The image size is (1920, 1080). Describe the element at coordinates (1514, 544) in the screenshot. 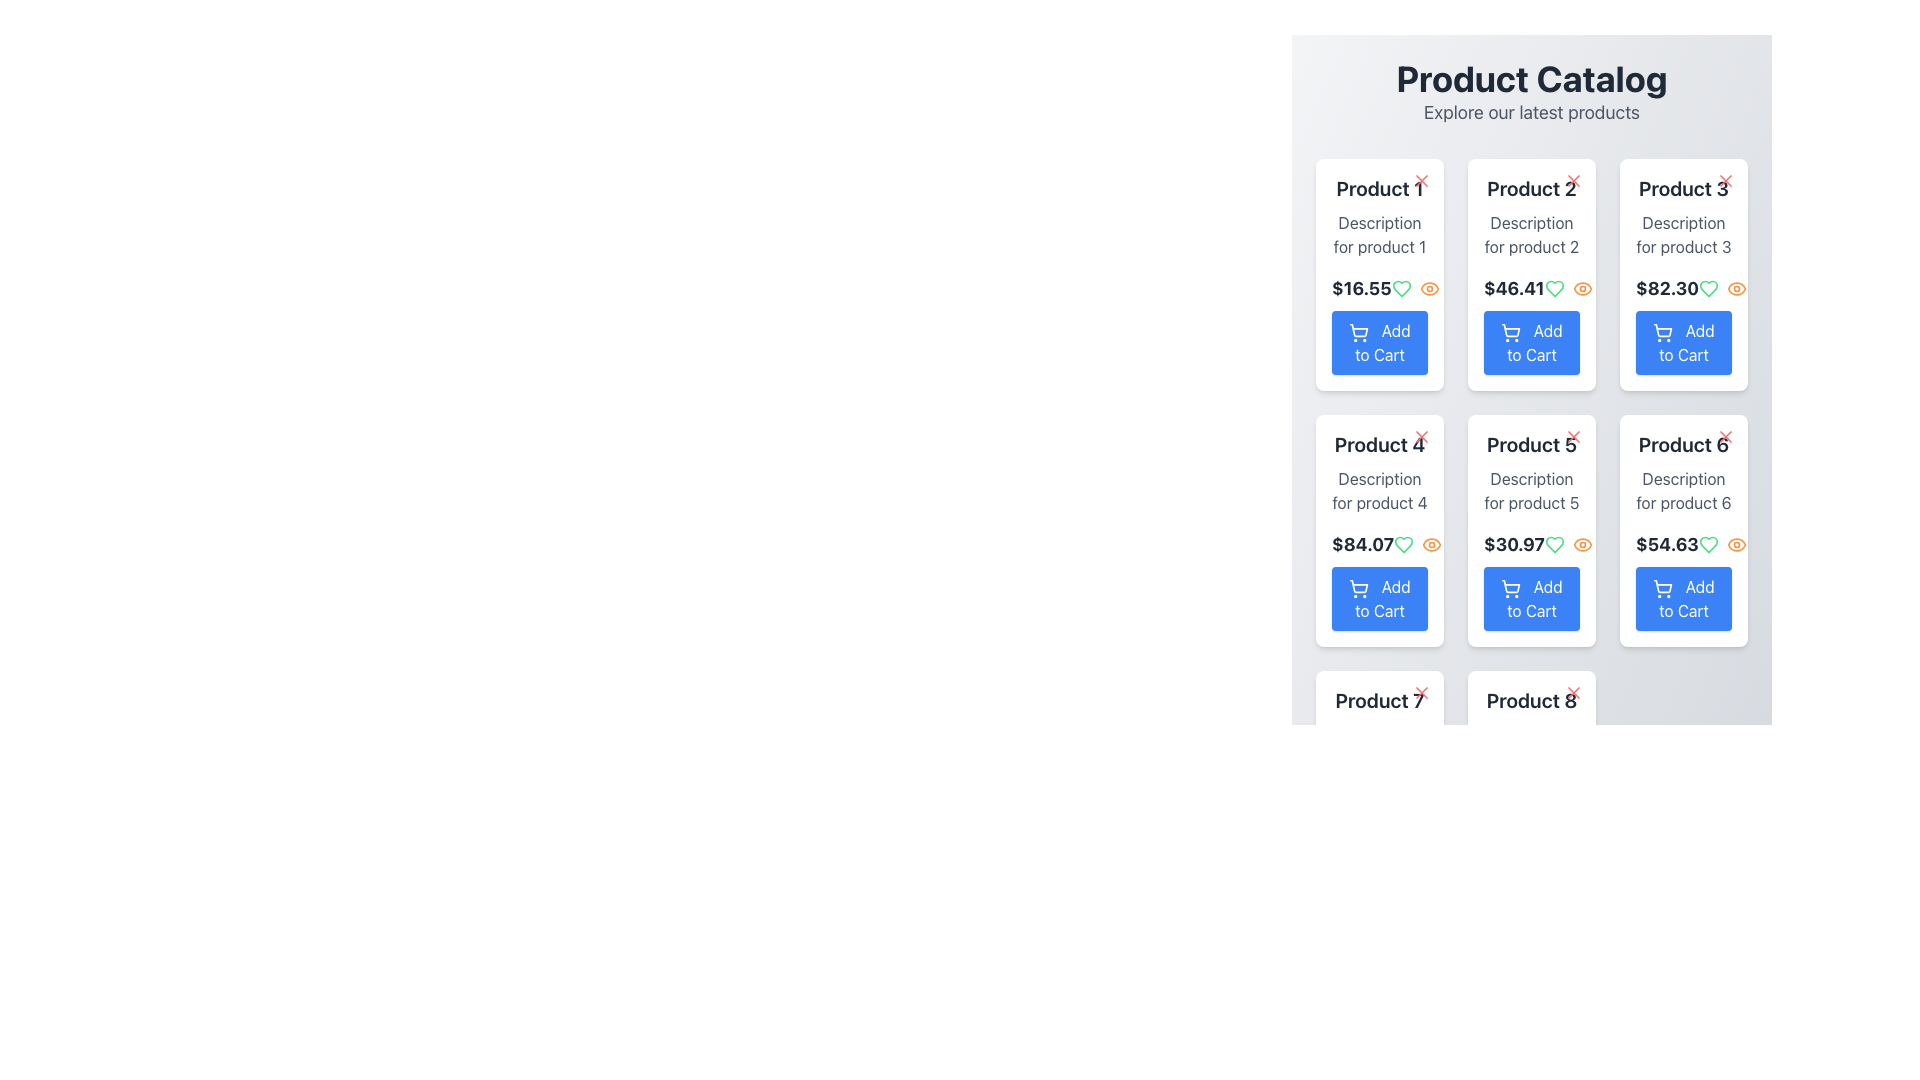

I see `the price Text Label within the fifth product card, located just above the 'Add to Cart' button` at that location.